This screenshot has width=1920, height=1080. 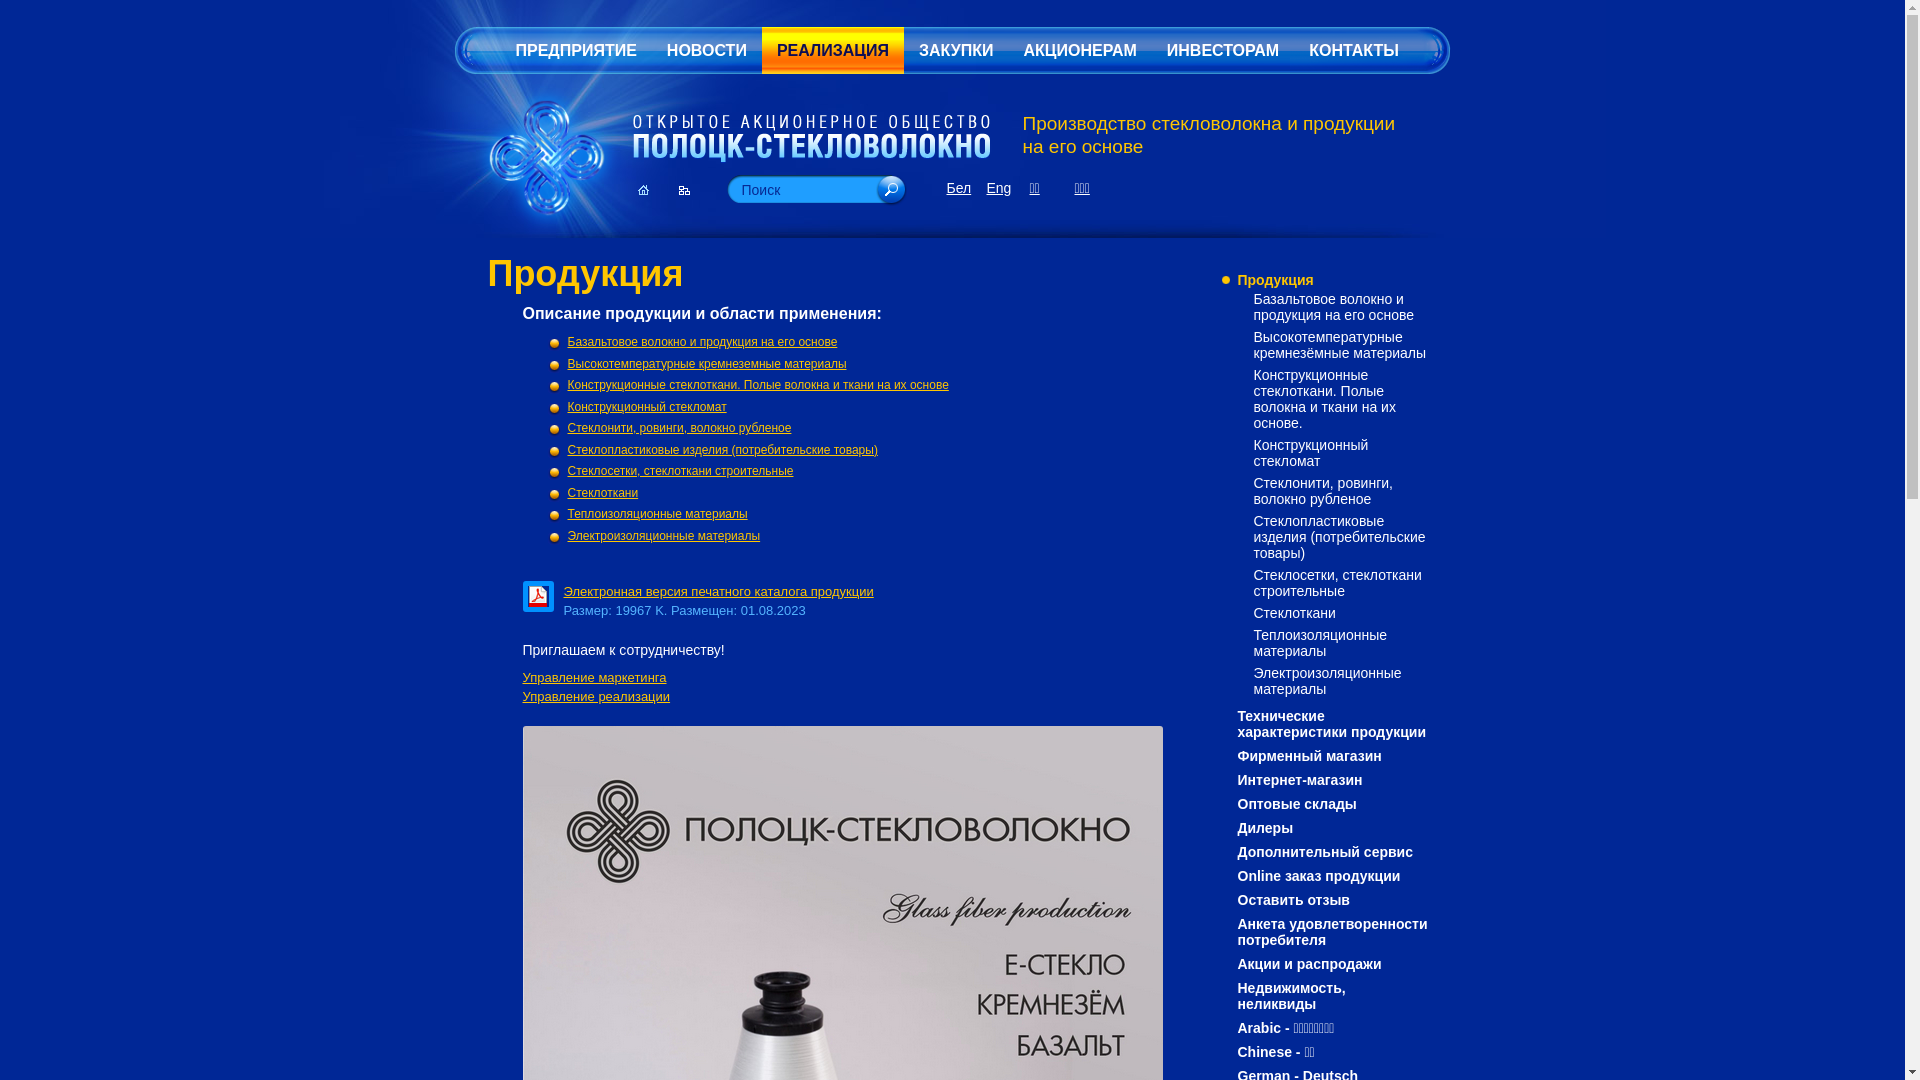 I want to click on 'Eng', so click(x=985, y=188).